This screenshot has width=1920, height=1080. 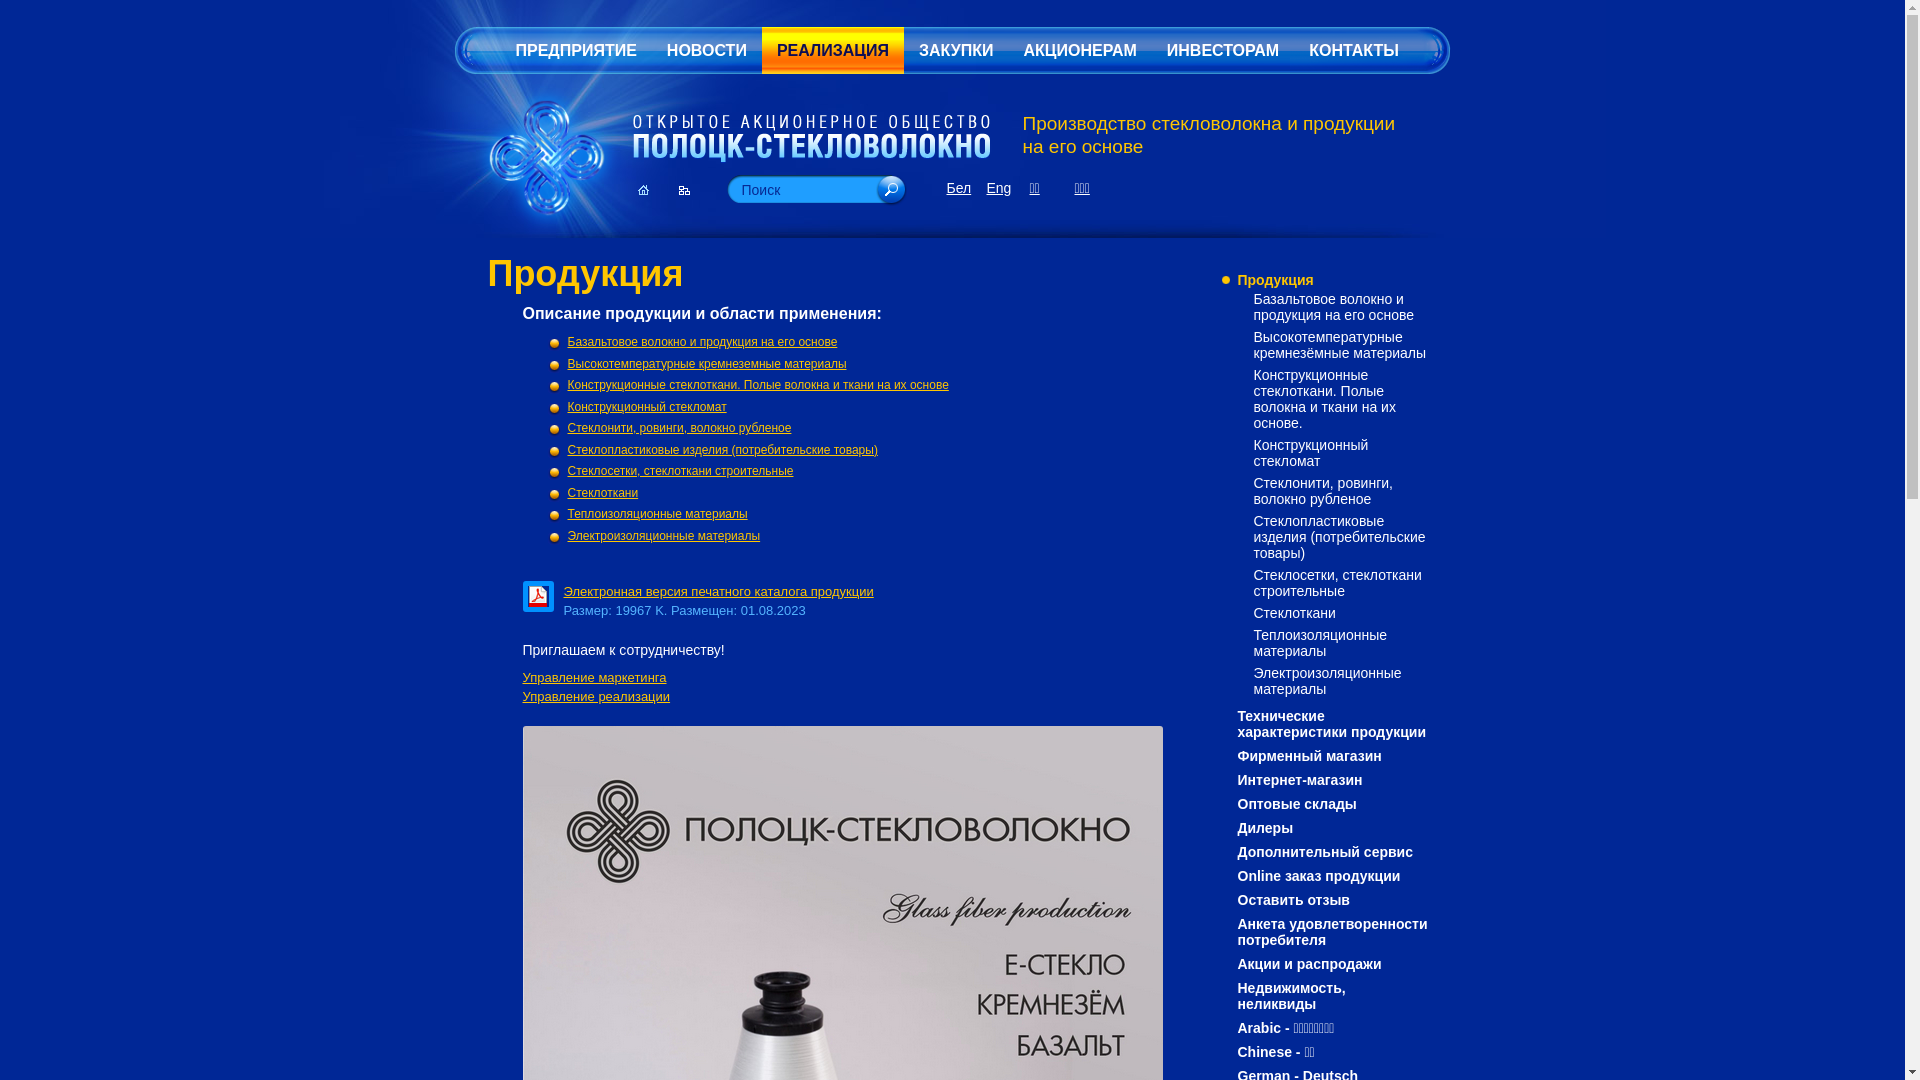 I want to click on 'Eng', so click(x=985, y=188).